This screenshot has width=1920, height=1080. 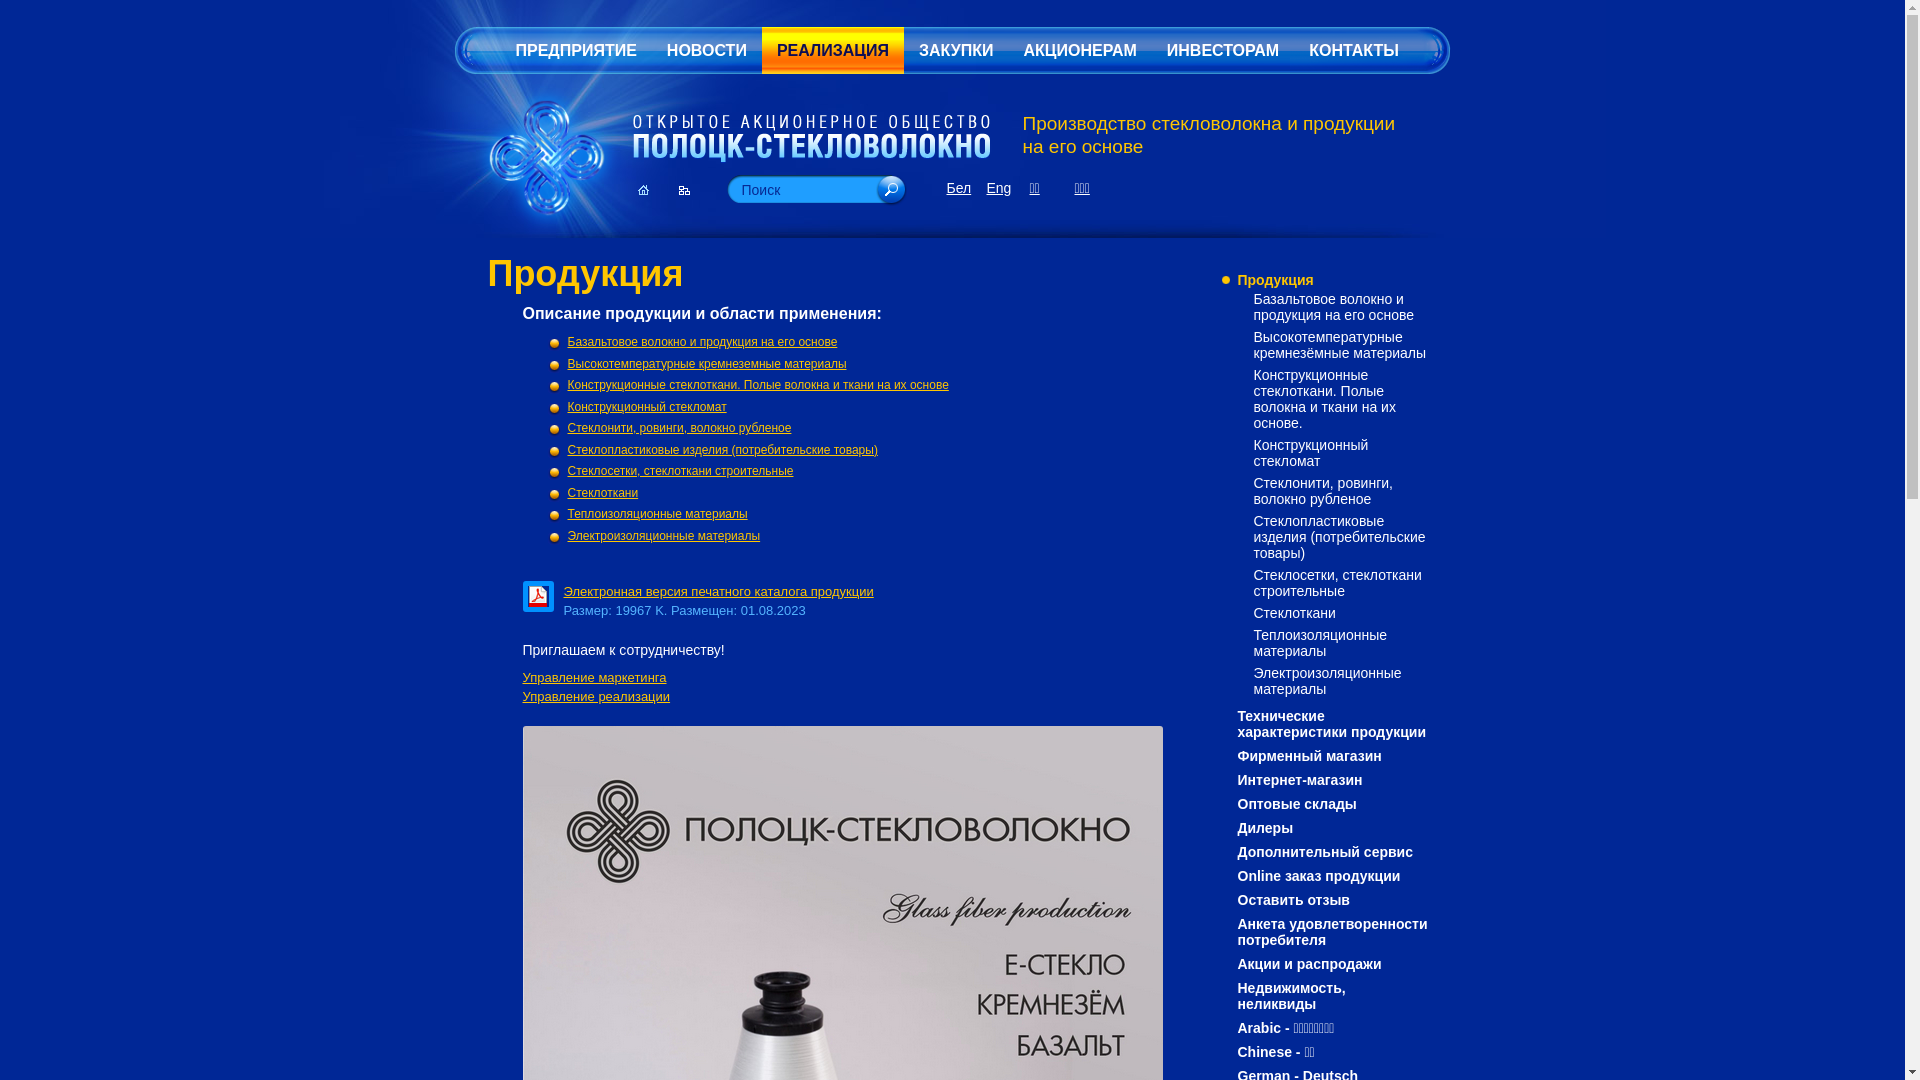 I want to click on 'Eng', so click(x=985, y=188).